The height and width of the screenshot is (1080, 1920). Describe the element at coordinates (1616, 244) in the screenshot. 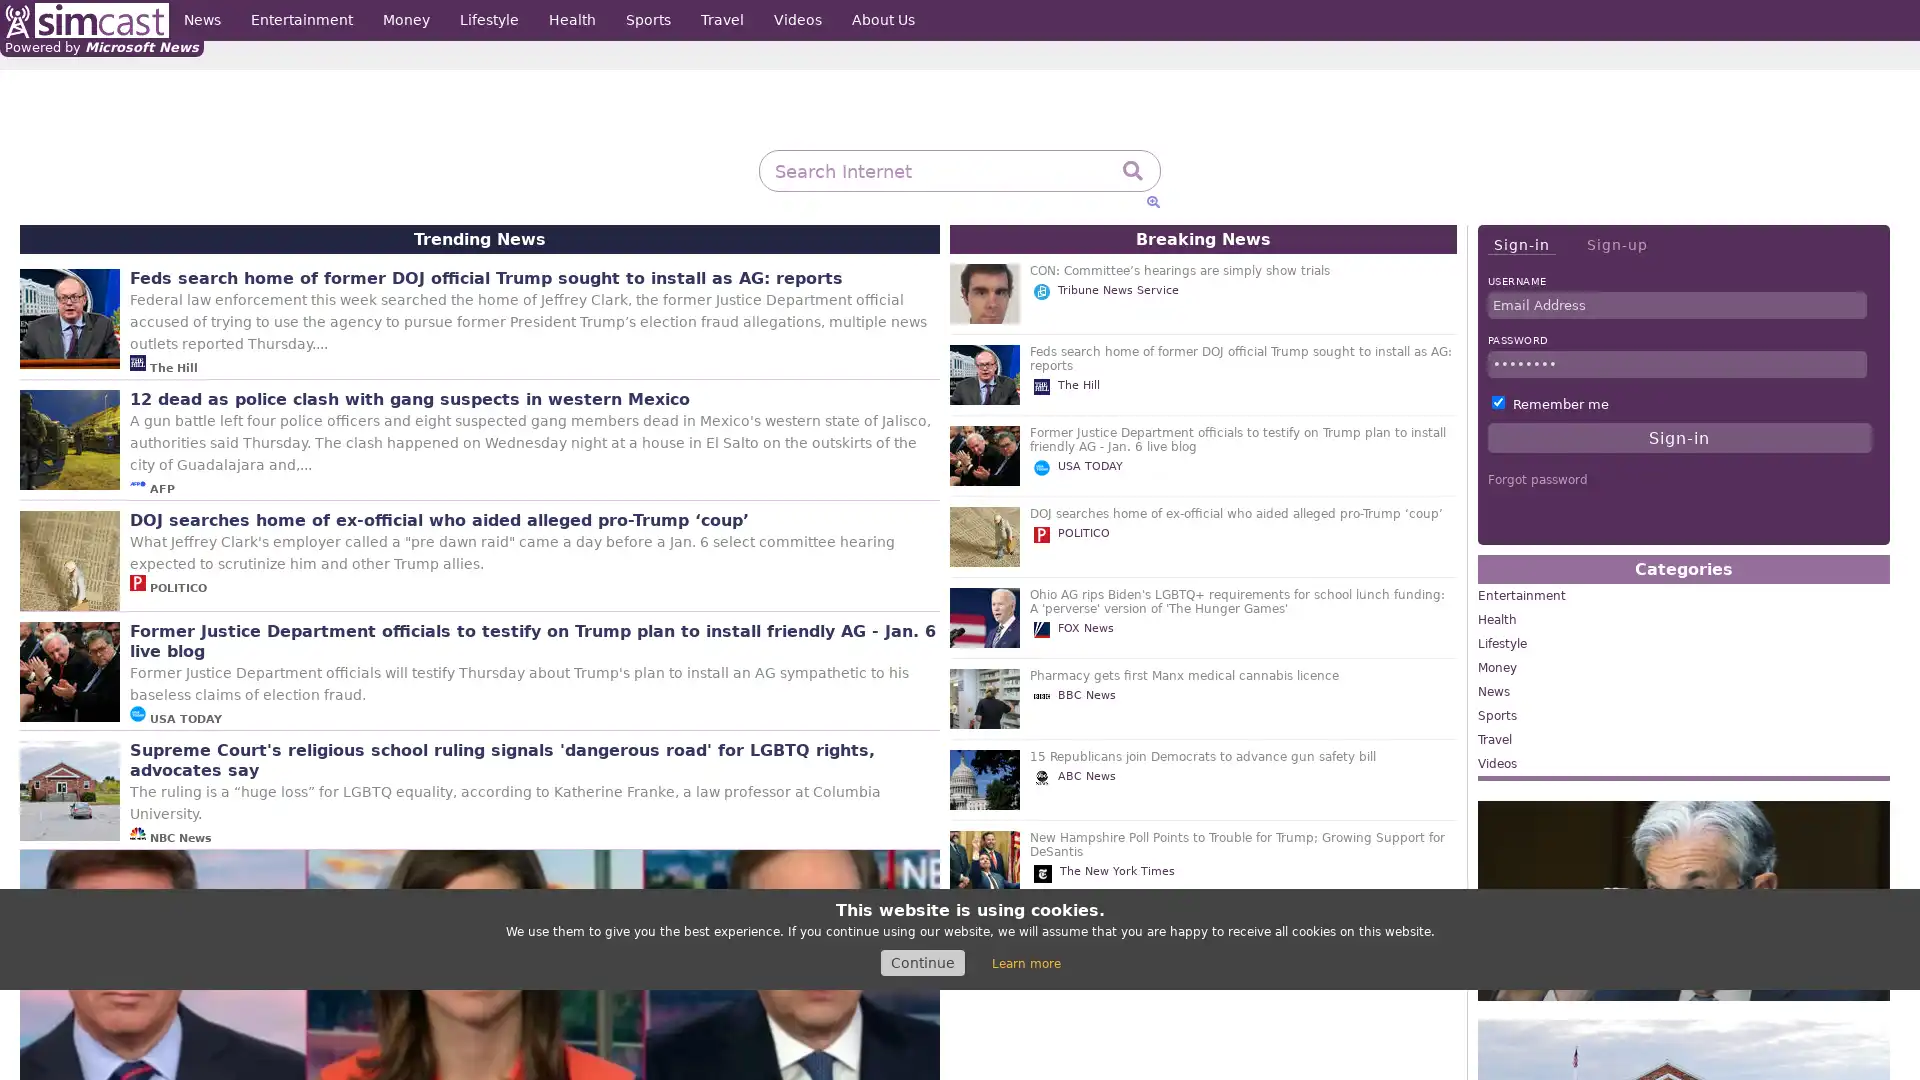

I see `Sign-up` at that location.